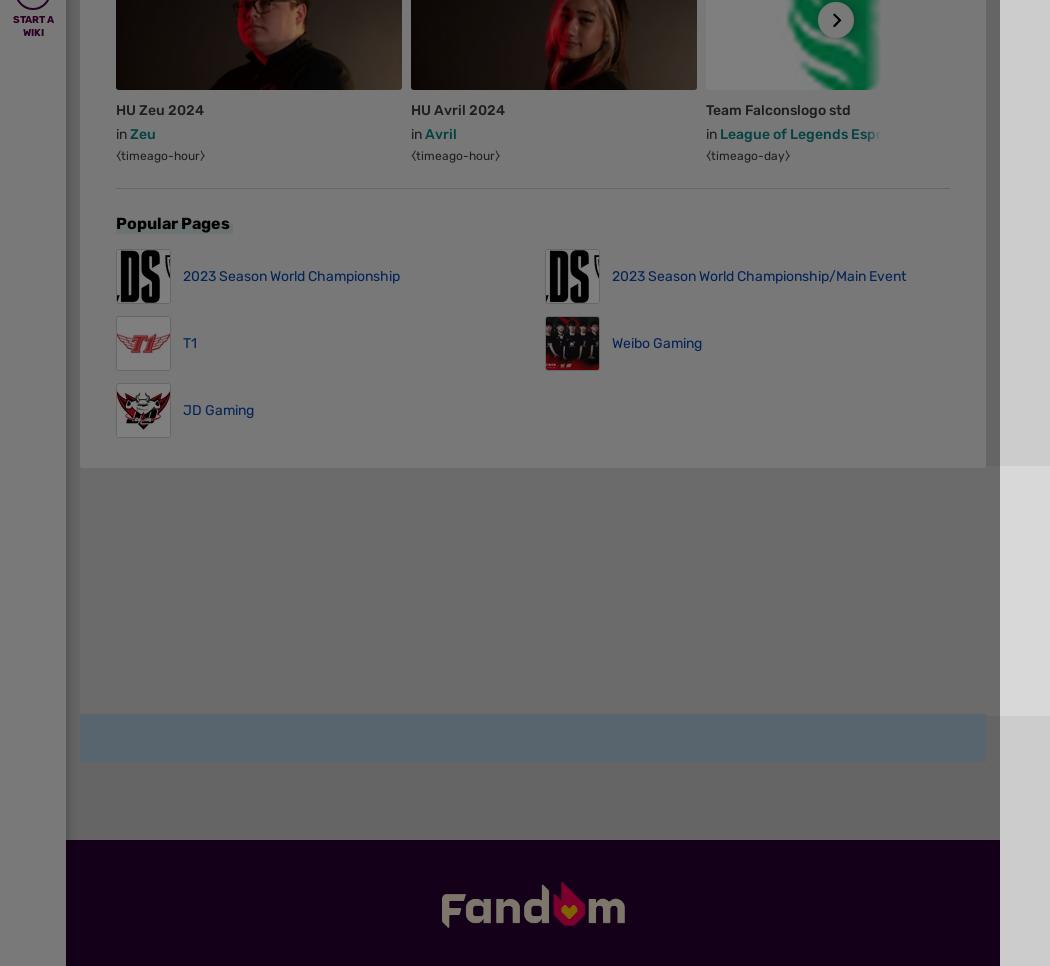 Image resolution: width=1050 pixels, height=966 pixels. I want to click on '0.5 bonus attack damage + 0.65 ability power', so click(707, 844).